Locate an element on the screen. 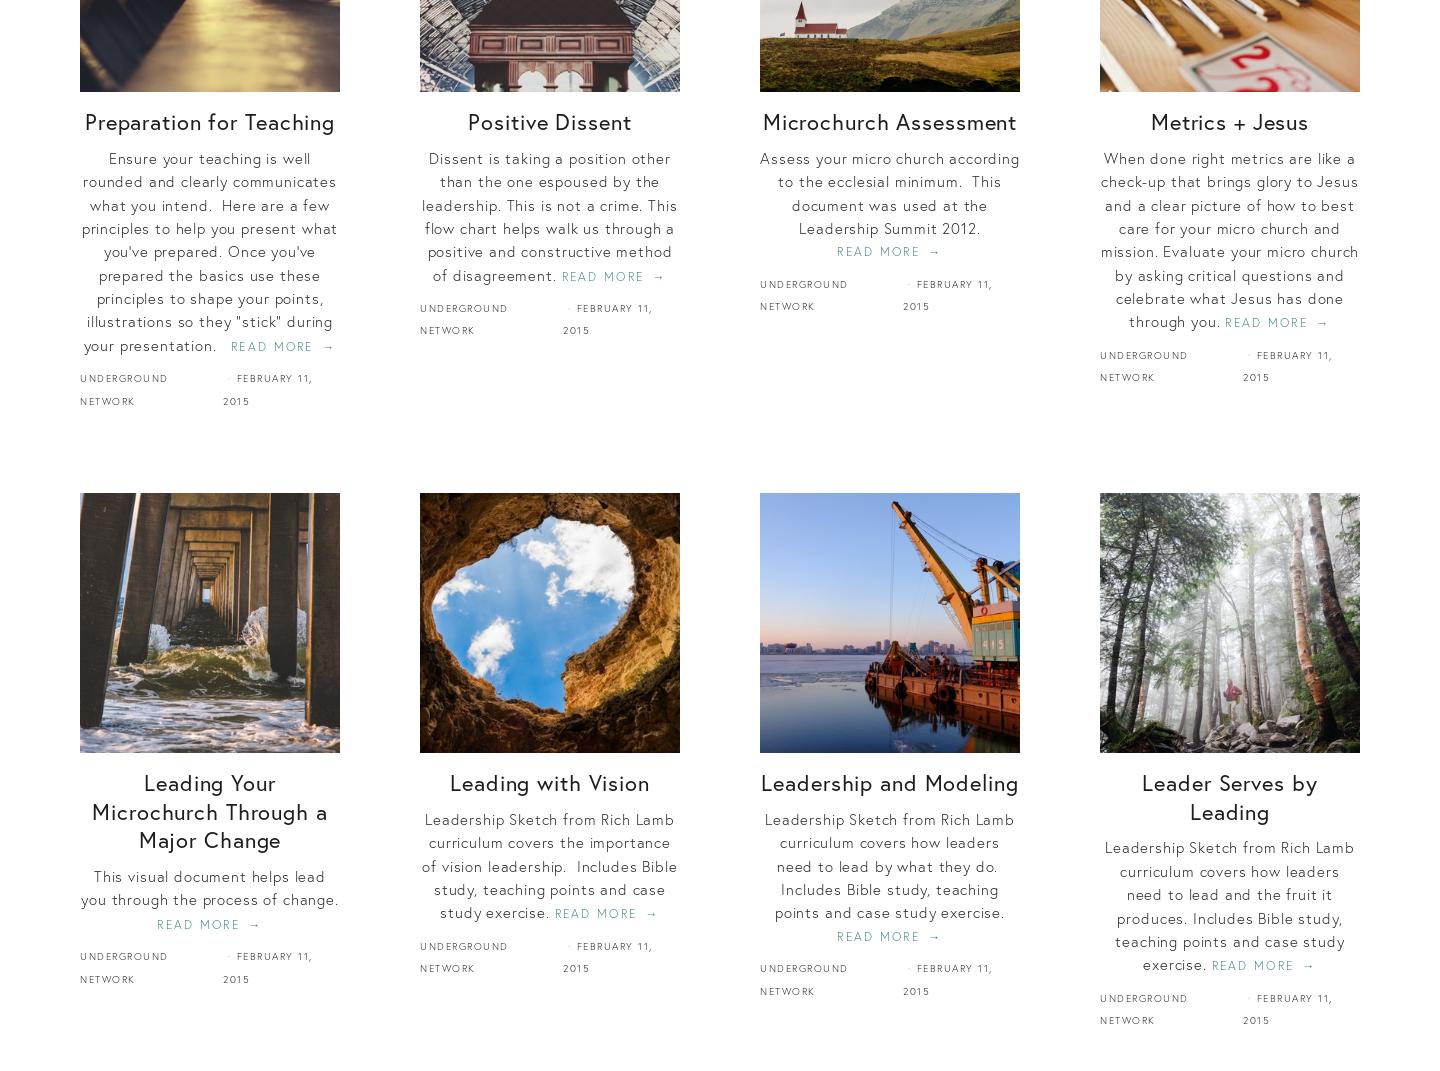  'Leader Serves by Leading' is located at coordinates (1228, 795).